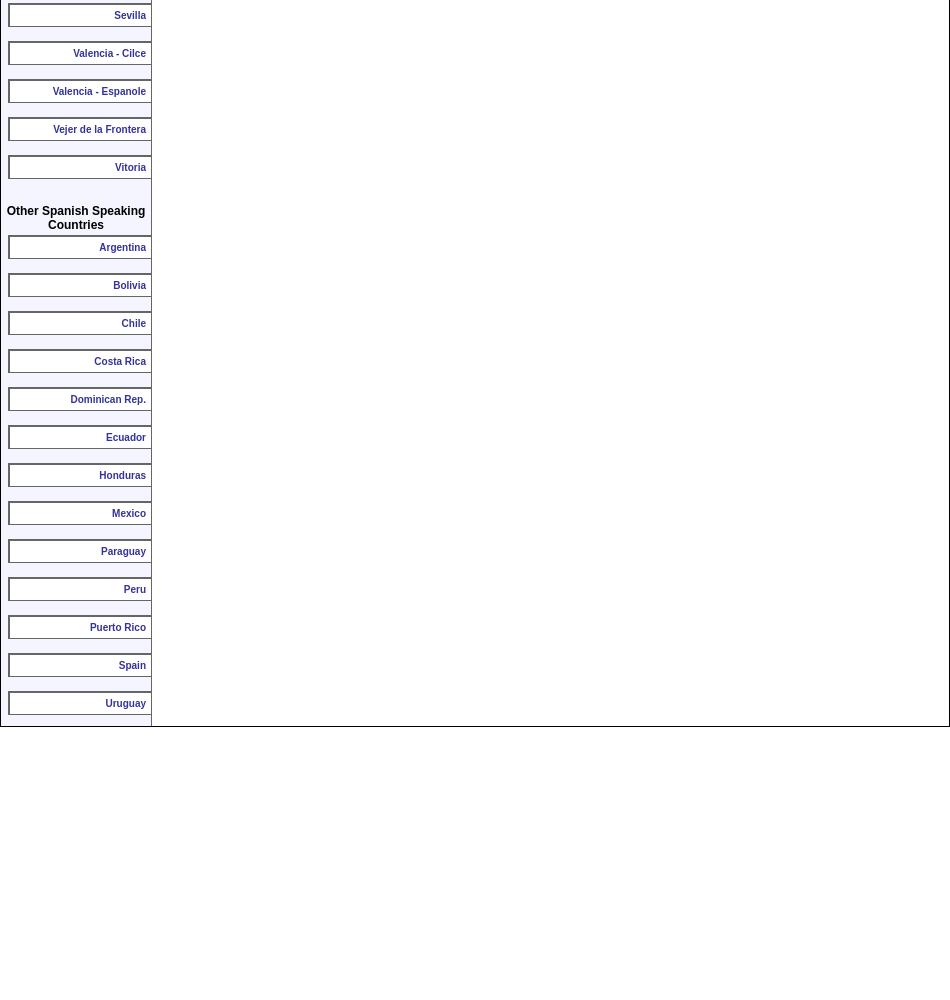 Image resolution: width=950 pixels, height=1000 pixels. What do you see at coordinates (72, 53) in the screenshot?
I see `'Valencia - Cilce'` at bounding box center [72, 53].